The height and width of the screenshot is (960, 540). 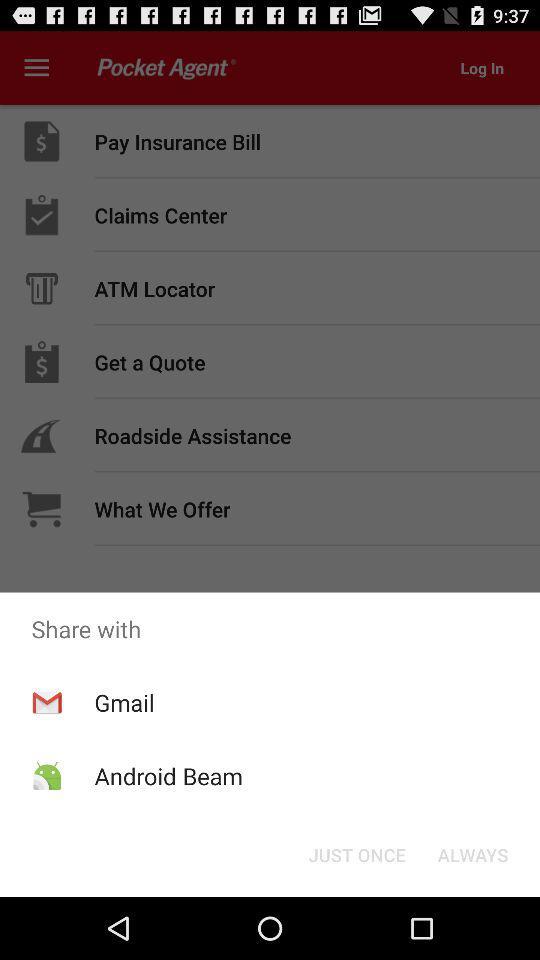 I want to click on the gmail app, so click(x=124, y=702).